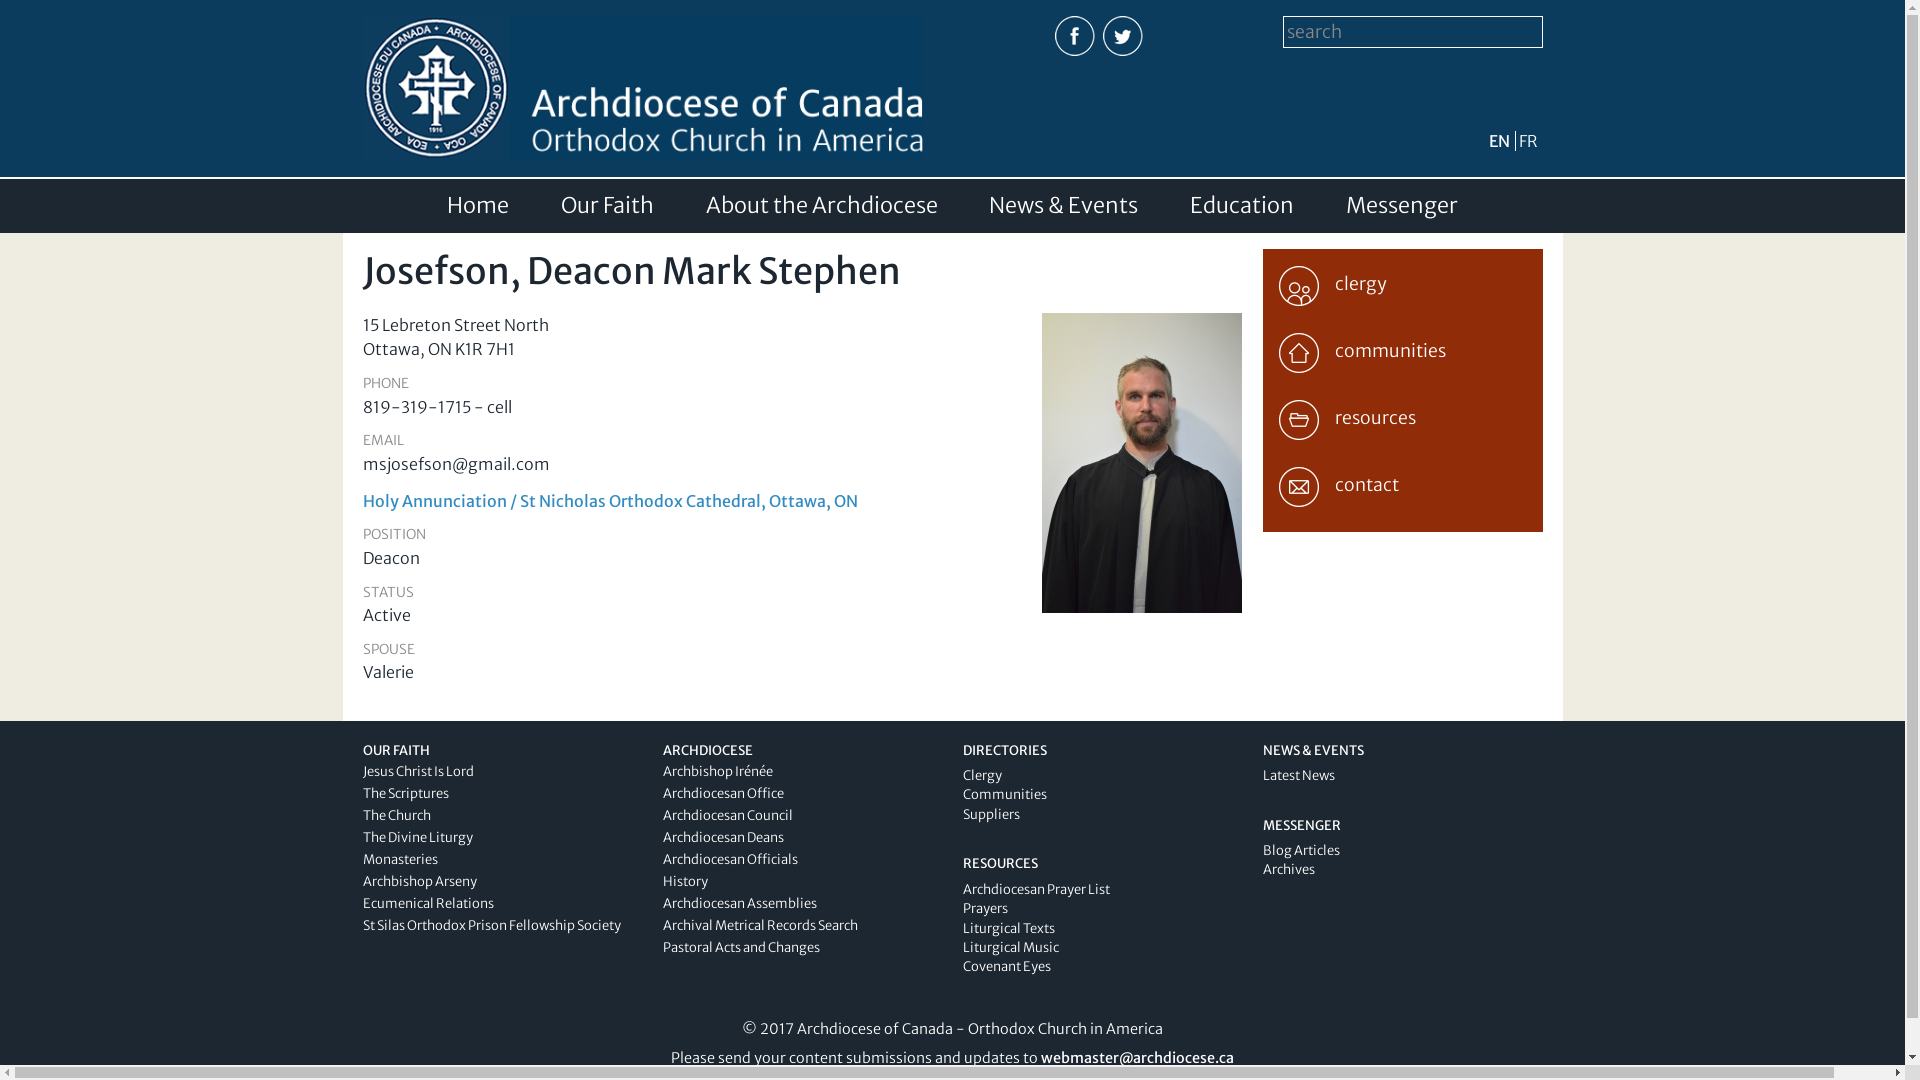  Describe the element at coordinates (1008, 928) in the screenshot. I see `'Liturgical Texts'` at that location.